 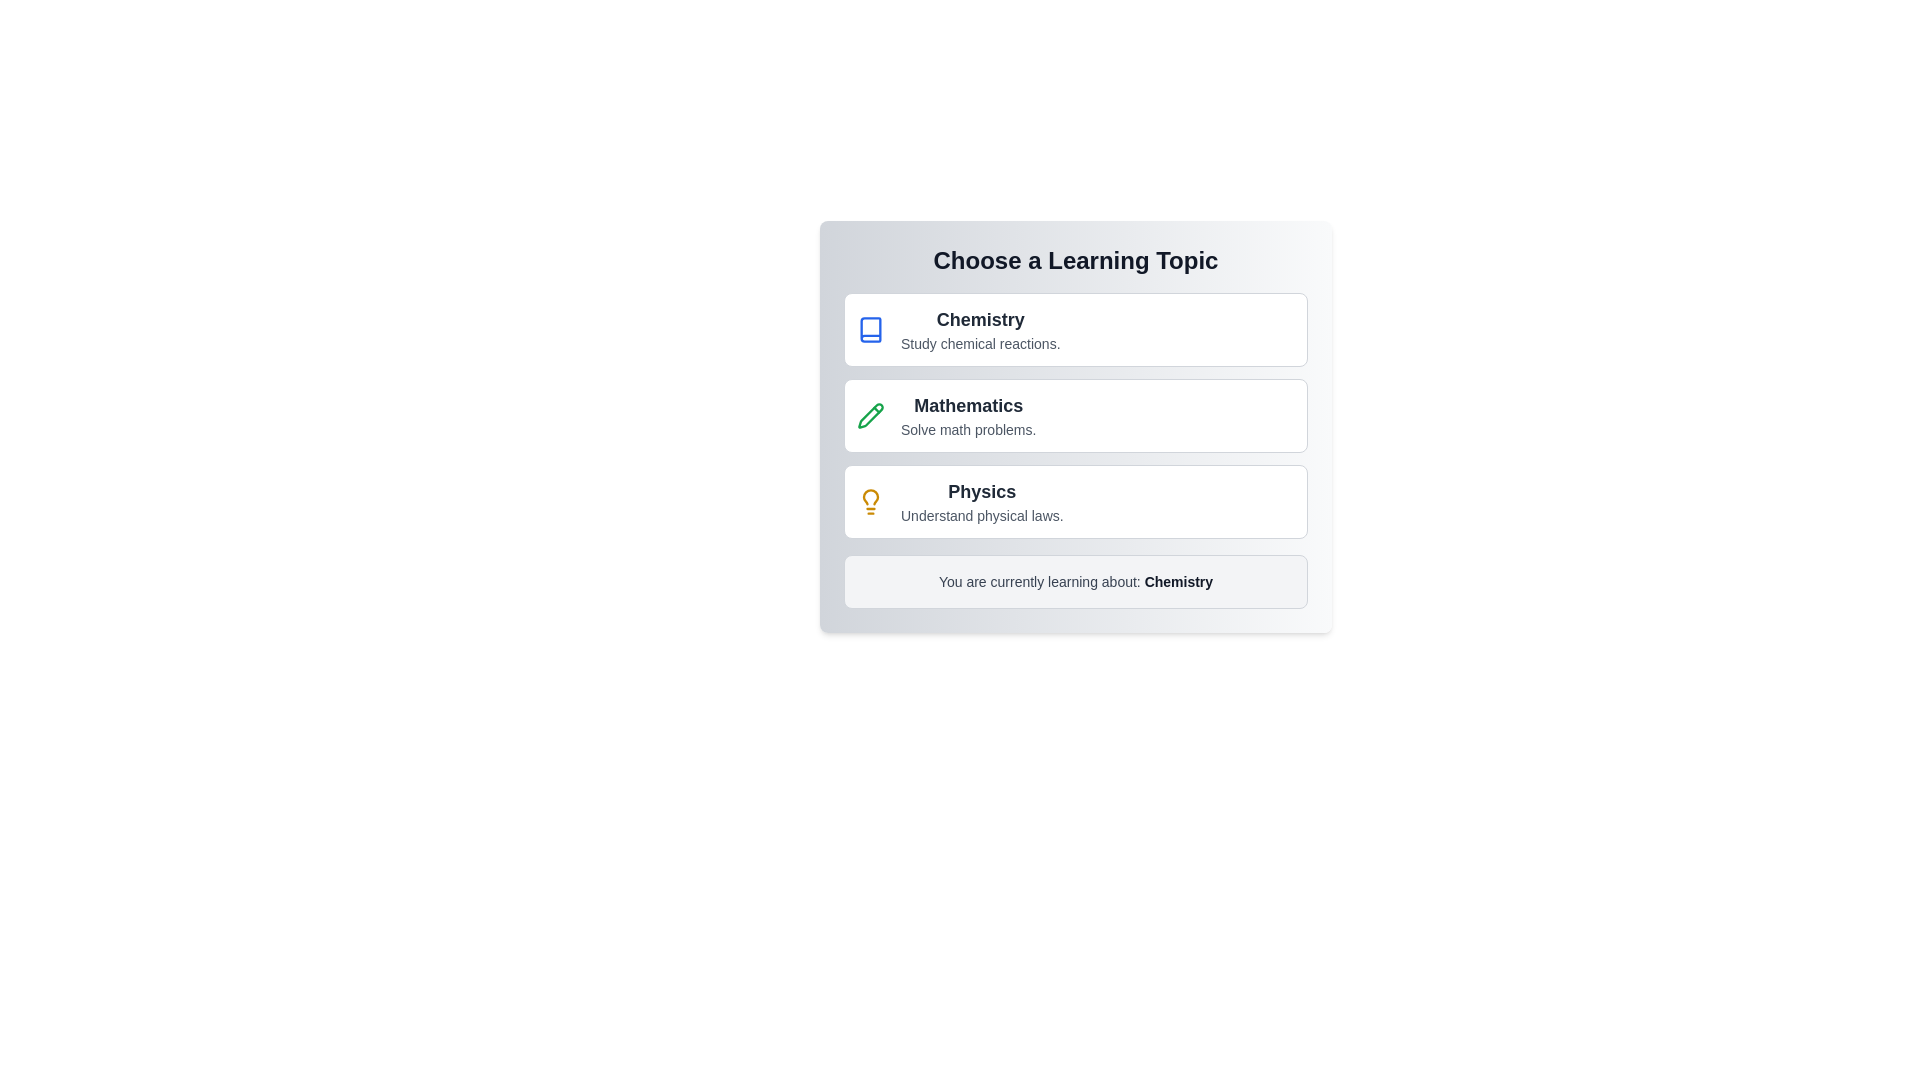 I want to click on title text label indicating the Physics topic, which is the third item in the vertical list of learning topics, centrally aligned below 'Mathematics', so click(x=982, y=492).